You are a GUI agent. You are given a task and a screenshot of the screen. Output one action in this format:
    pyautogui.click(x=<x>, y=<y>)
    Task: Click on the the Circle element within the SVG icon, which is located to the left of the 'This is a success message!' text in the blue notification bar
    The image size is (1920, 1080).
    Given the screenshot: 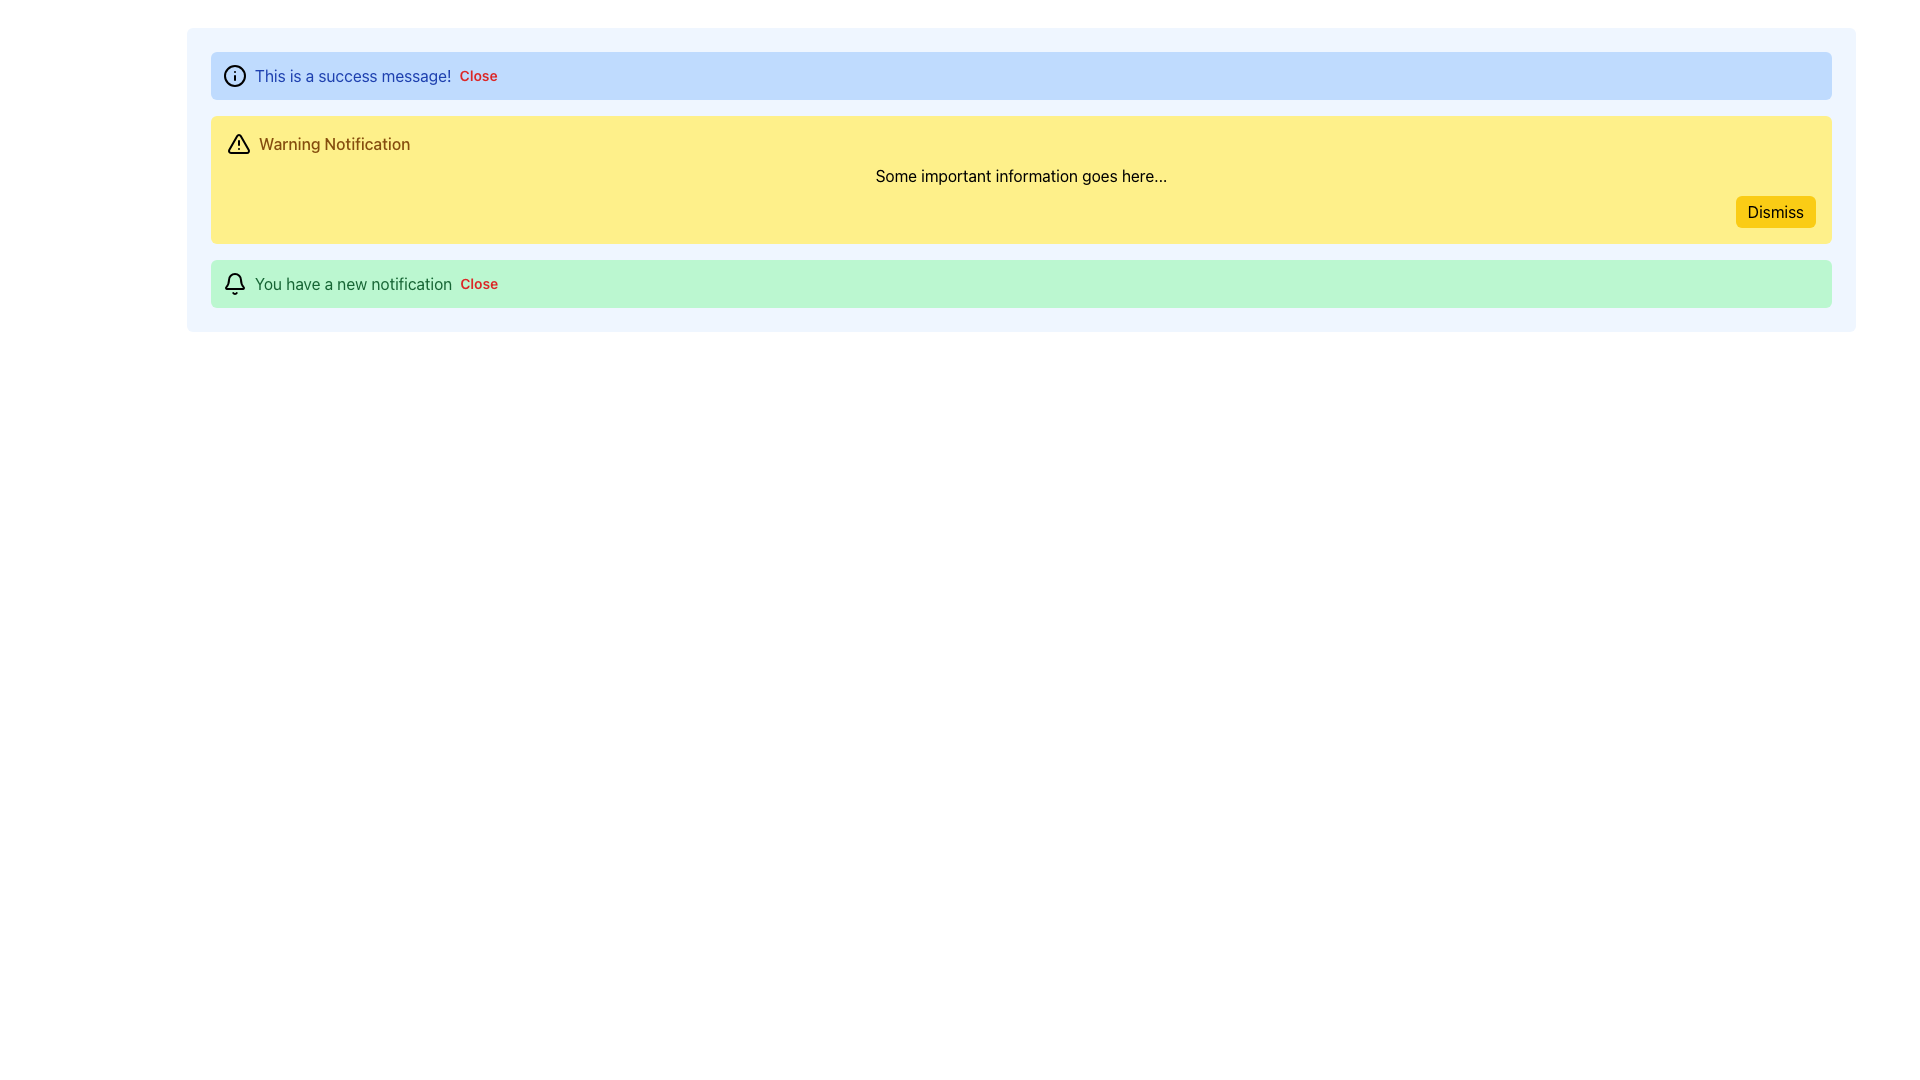 What is the action you would take?
    pyautogui.click(x=235, y=75)
    